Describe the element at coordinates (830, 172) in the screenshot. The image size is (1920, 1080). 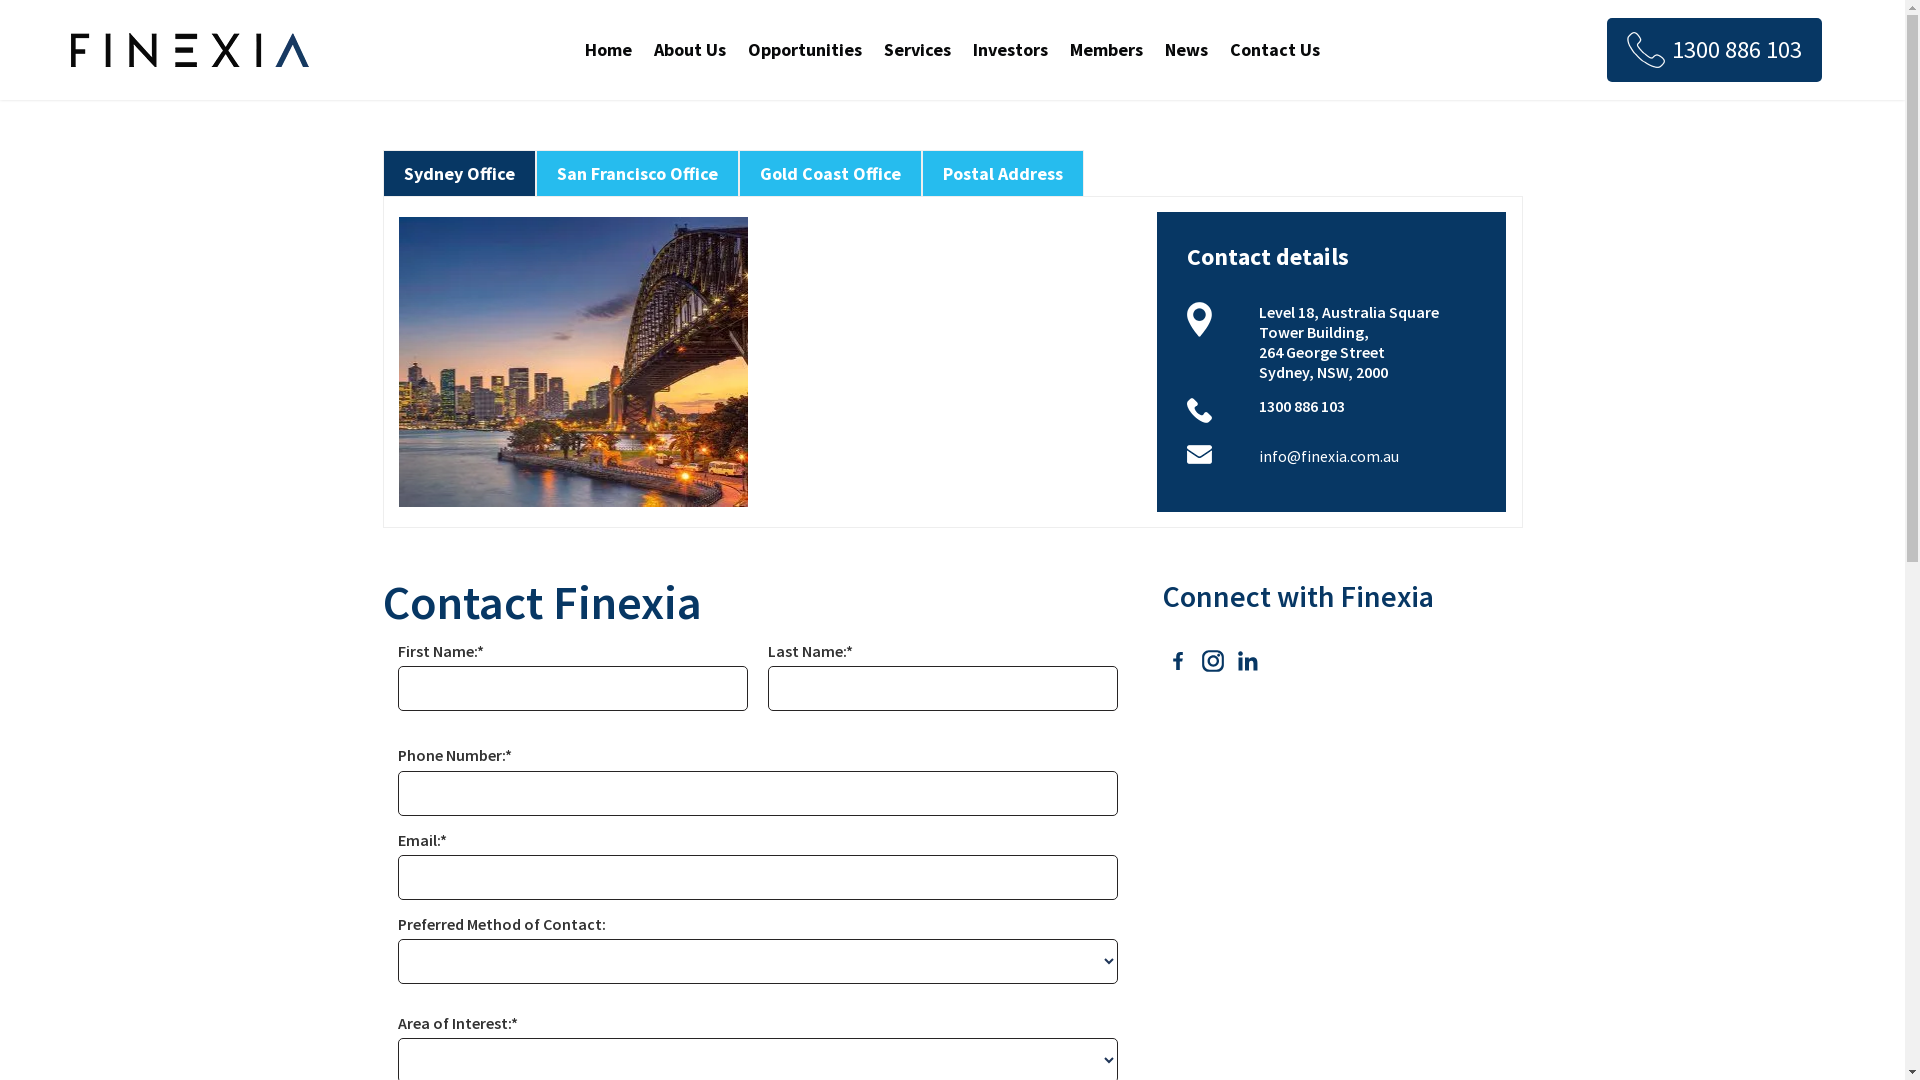
I see `'Gold Coast Office'` at that location.